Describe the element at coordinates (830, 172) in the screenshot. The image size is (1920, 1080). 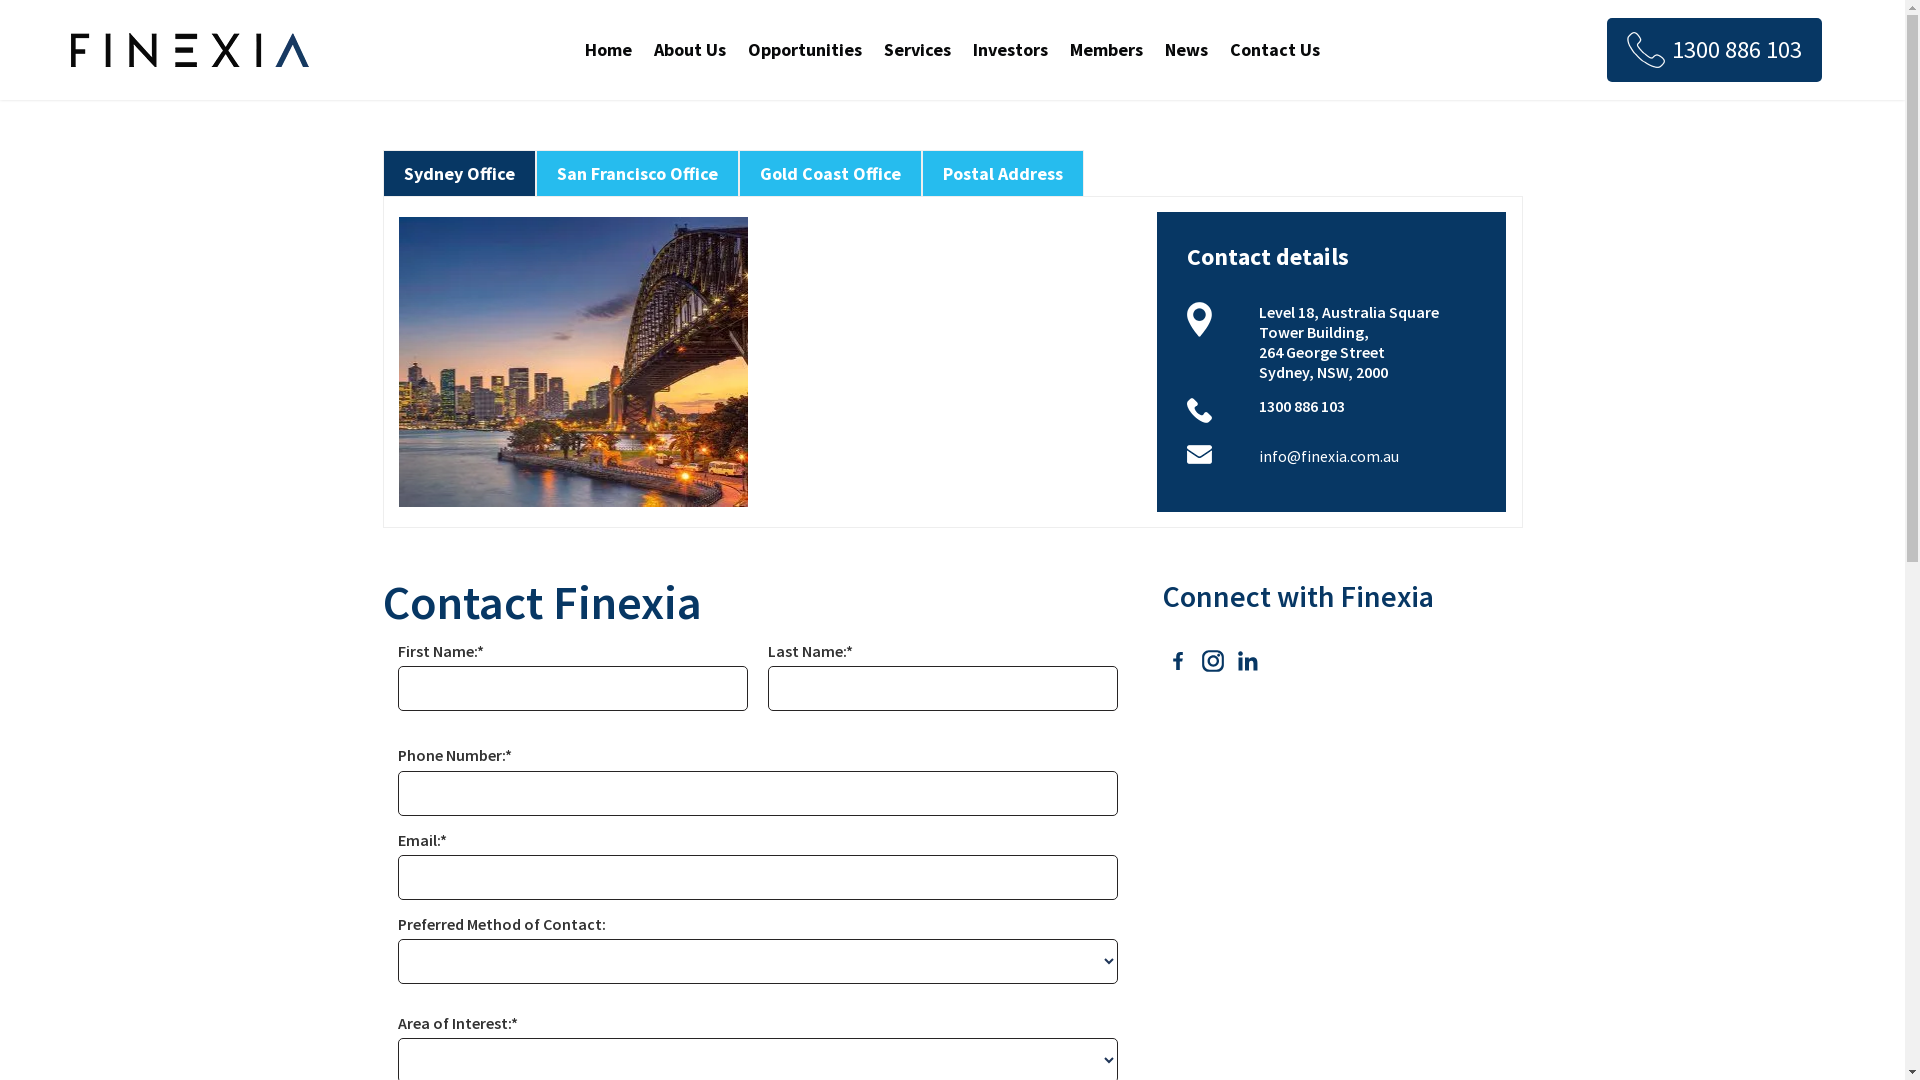
I see `'Gold Coast Office'` at that location.